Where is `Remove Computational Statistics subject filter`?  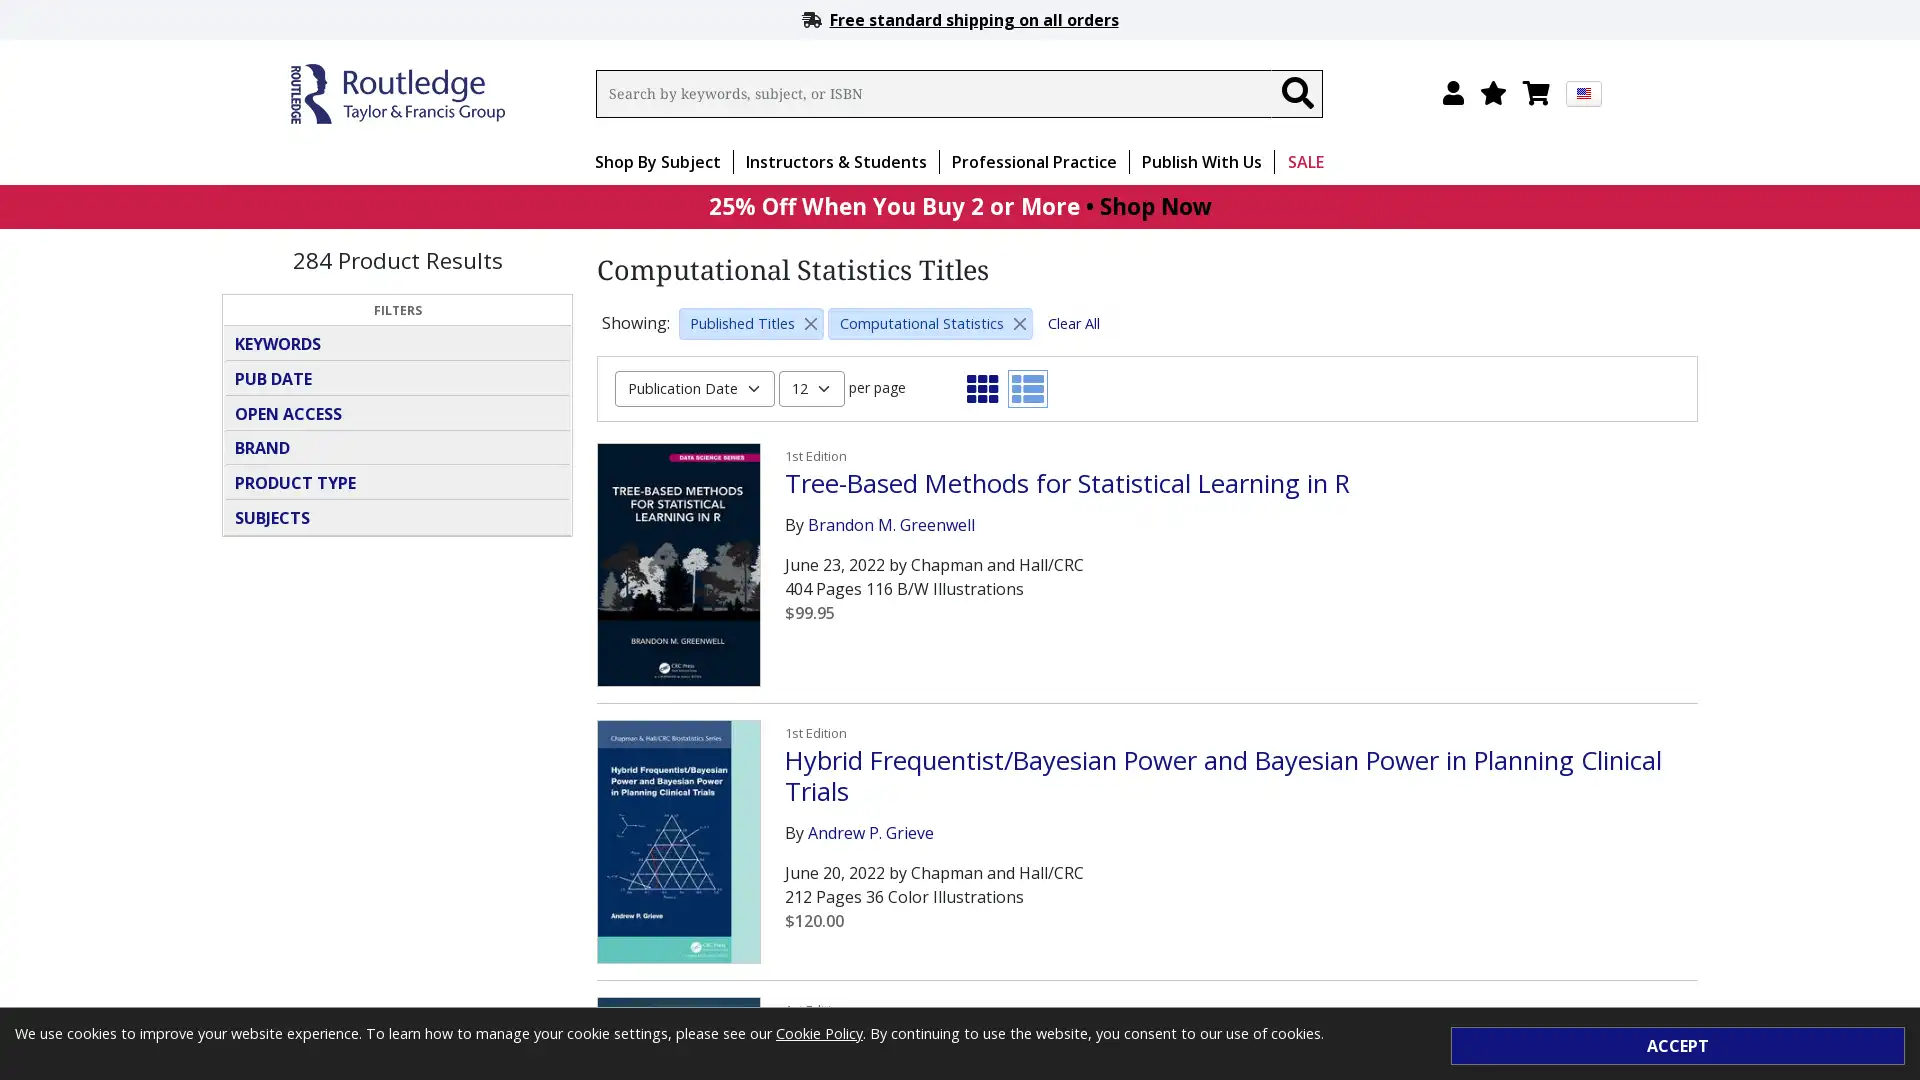 Remove Computational Statistics subject filter is located at coordinates (1019, 322).